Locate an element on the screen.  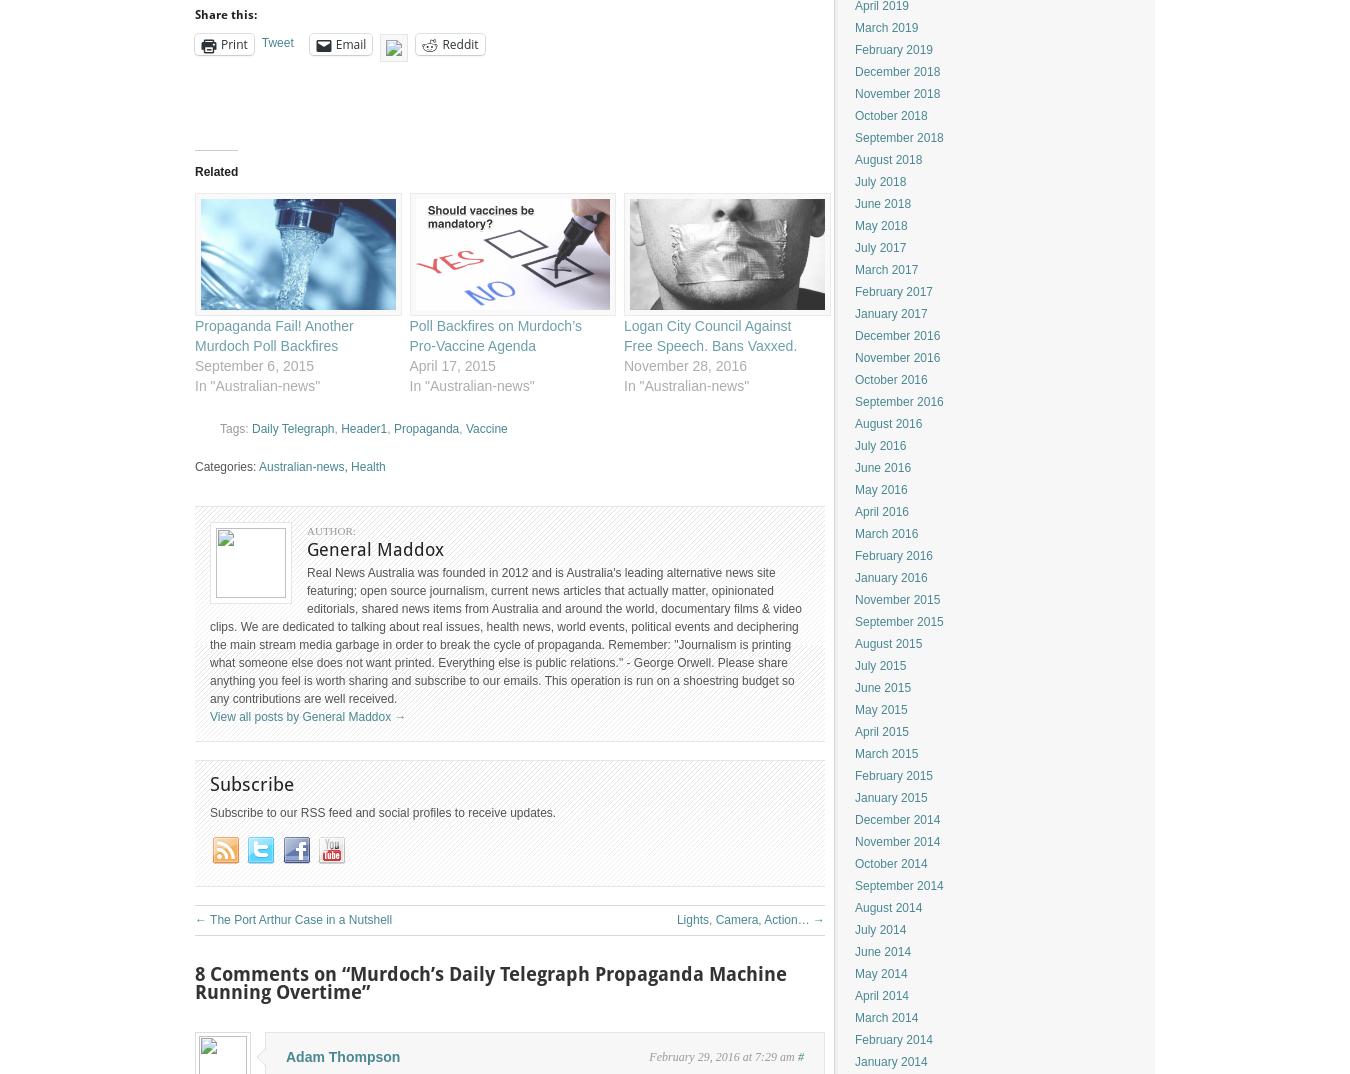
'Vaccine' is located at coordinates (485, 428).